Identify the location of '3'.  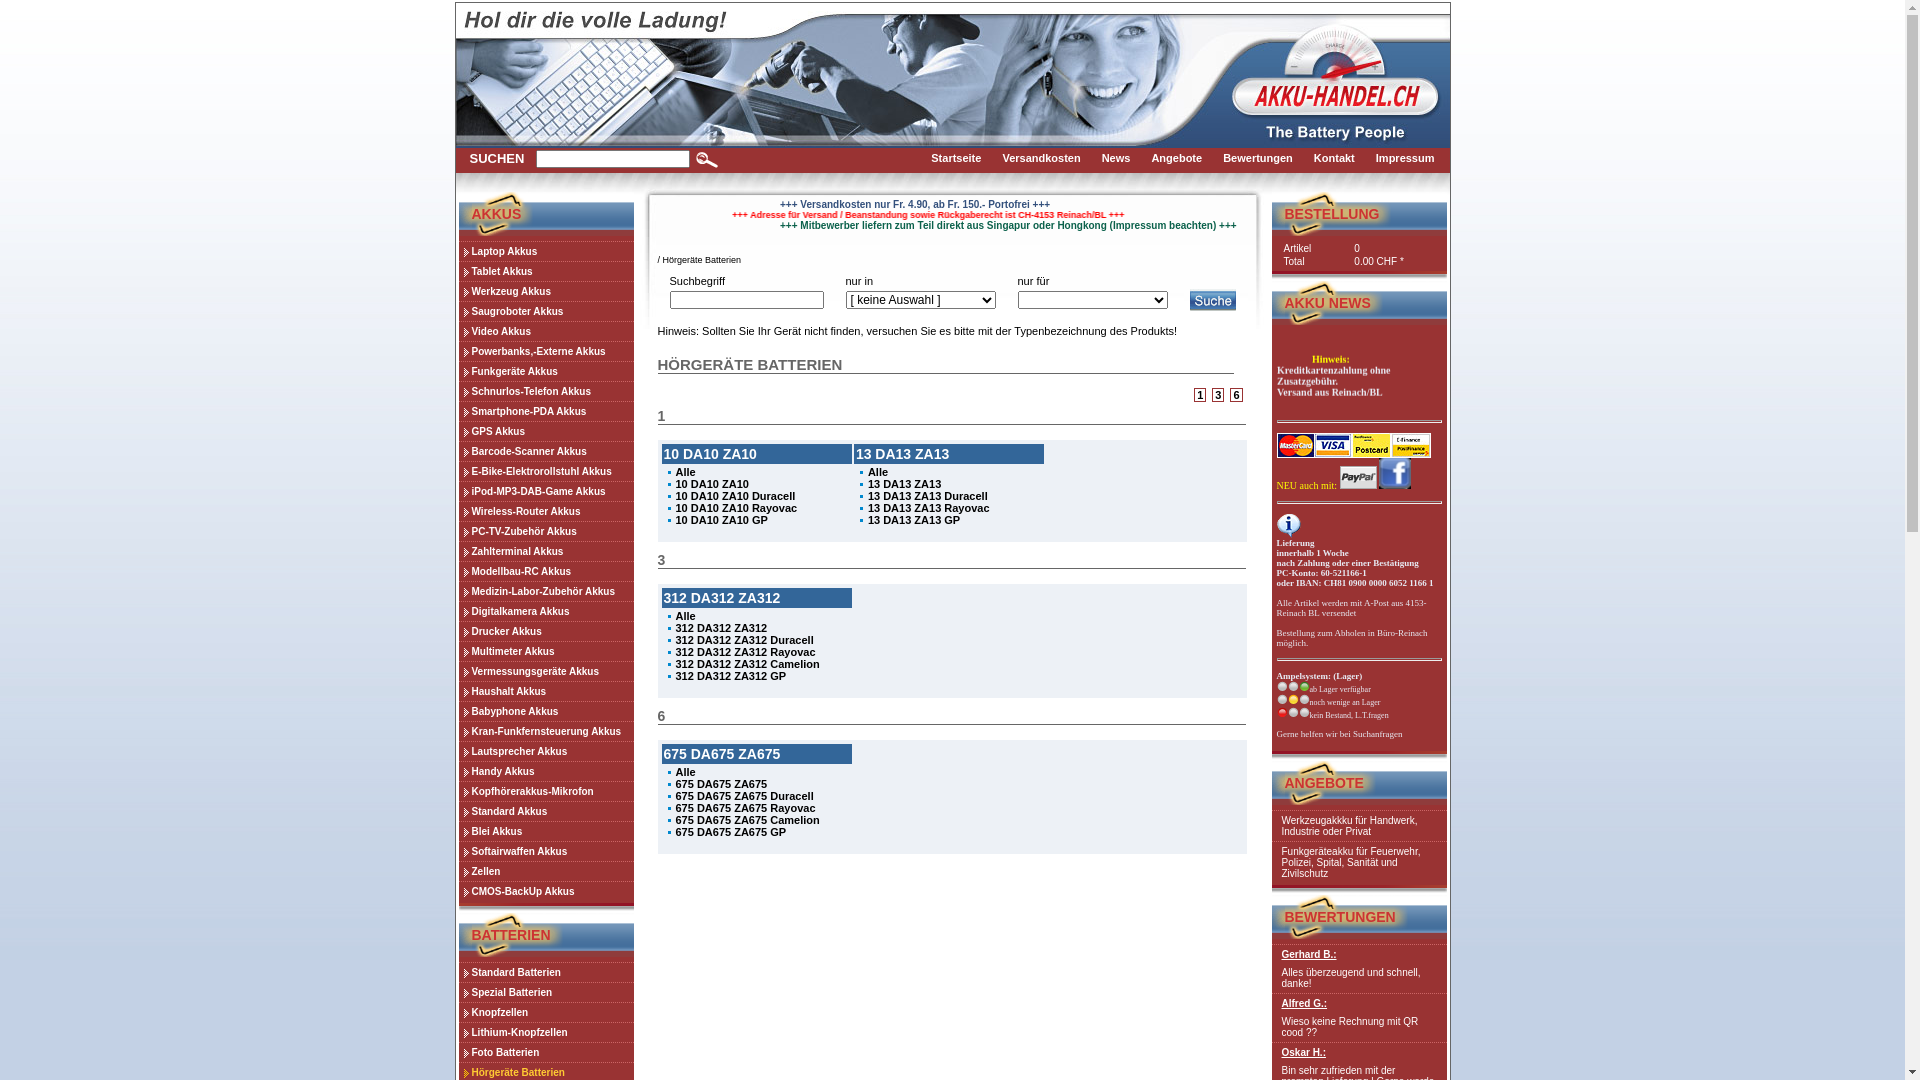
(1212, 394).